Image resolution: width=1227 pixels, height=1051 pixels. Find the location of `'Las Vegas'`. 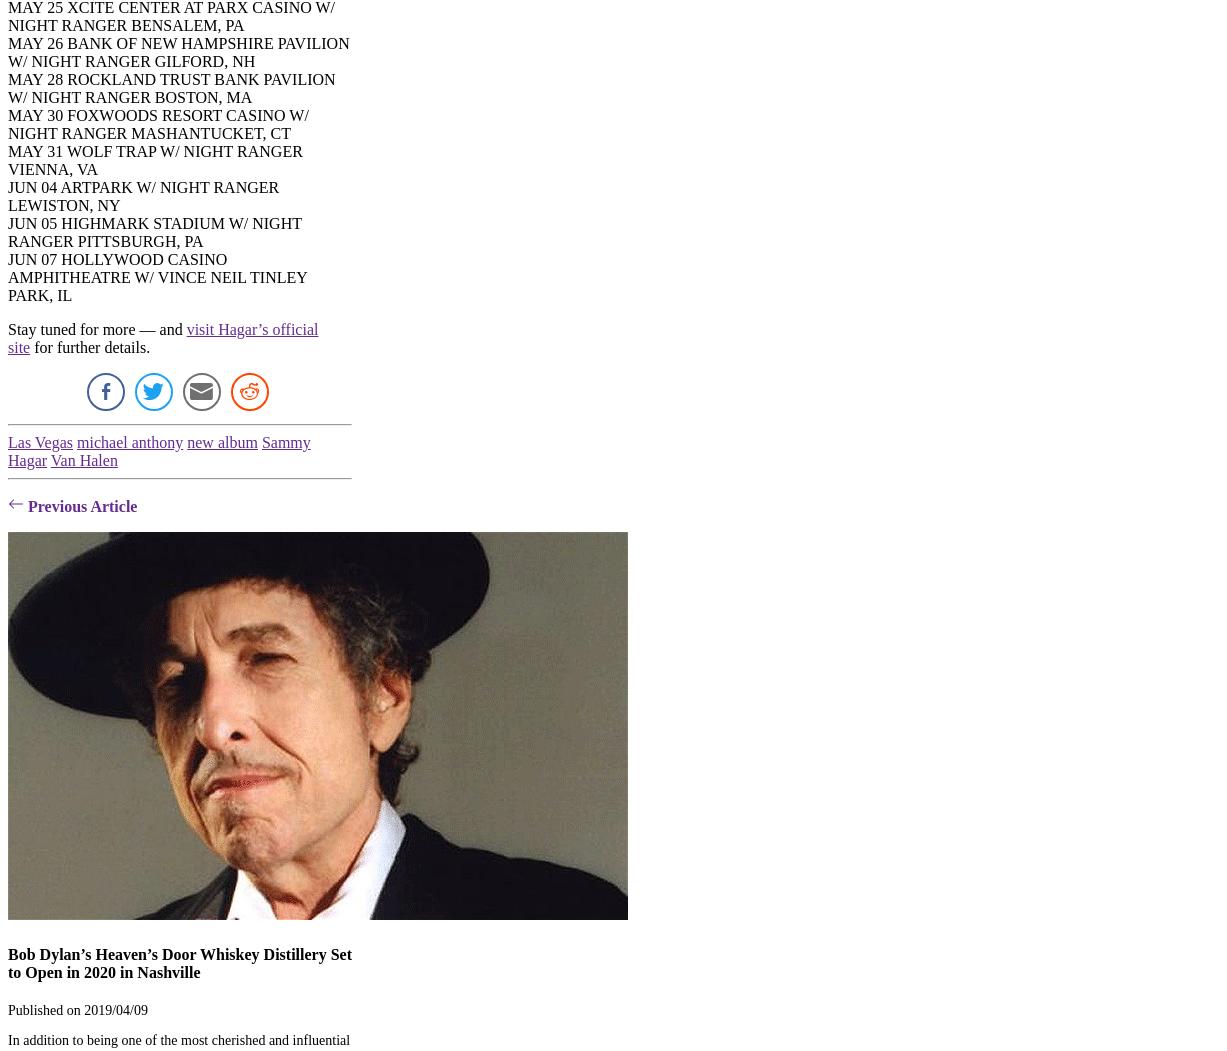

'Las Vegas' is located at coordinates (40, 442).